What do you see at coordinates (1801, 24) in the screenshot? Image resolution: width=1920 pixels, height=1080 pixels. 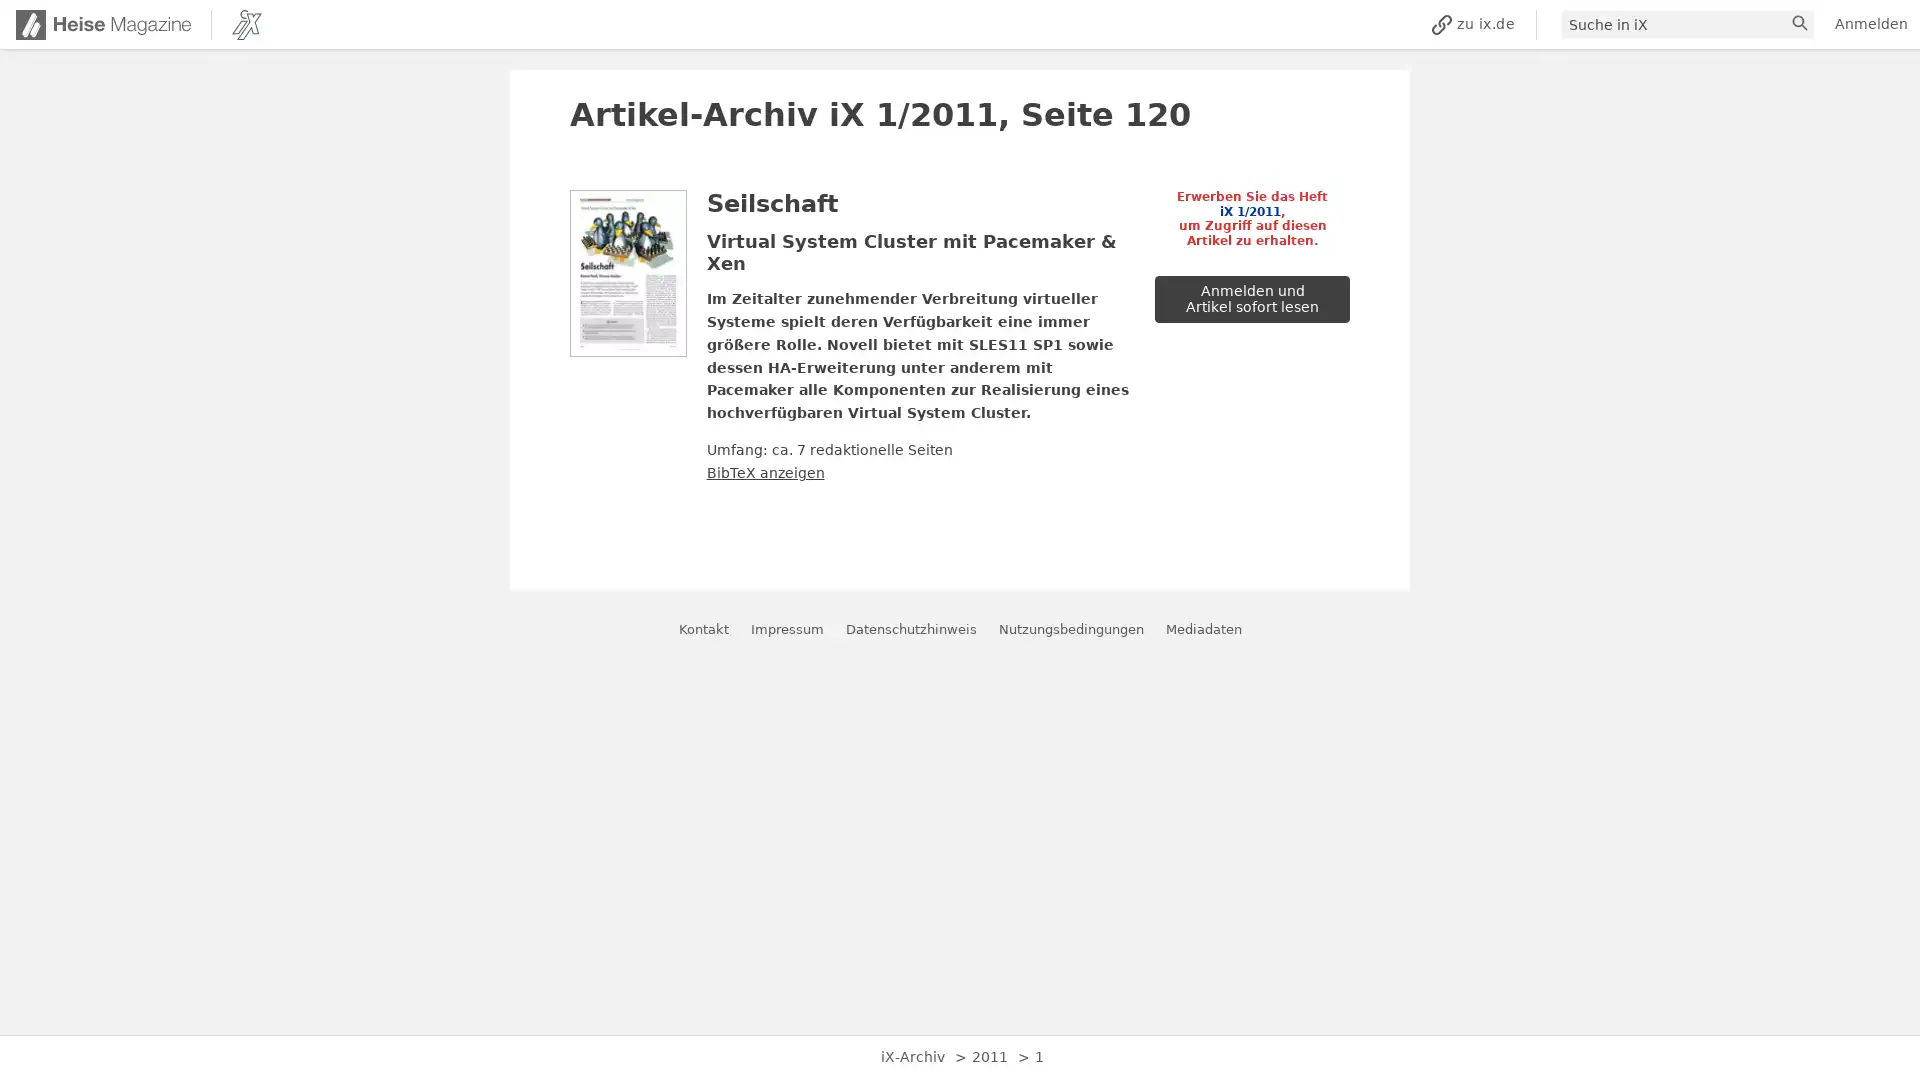 I see `suchen` at bounding box center [1801, 24].